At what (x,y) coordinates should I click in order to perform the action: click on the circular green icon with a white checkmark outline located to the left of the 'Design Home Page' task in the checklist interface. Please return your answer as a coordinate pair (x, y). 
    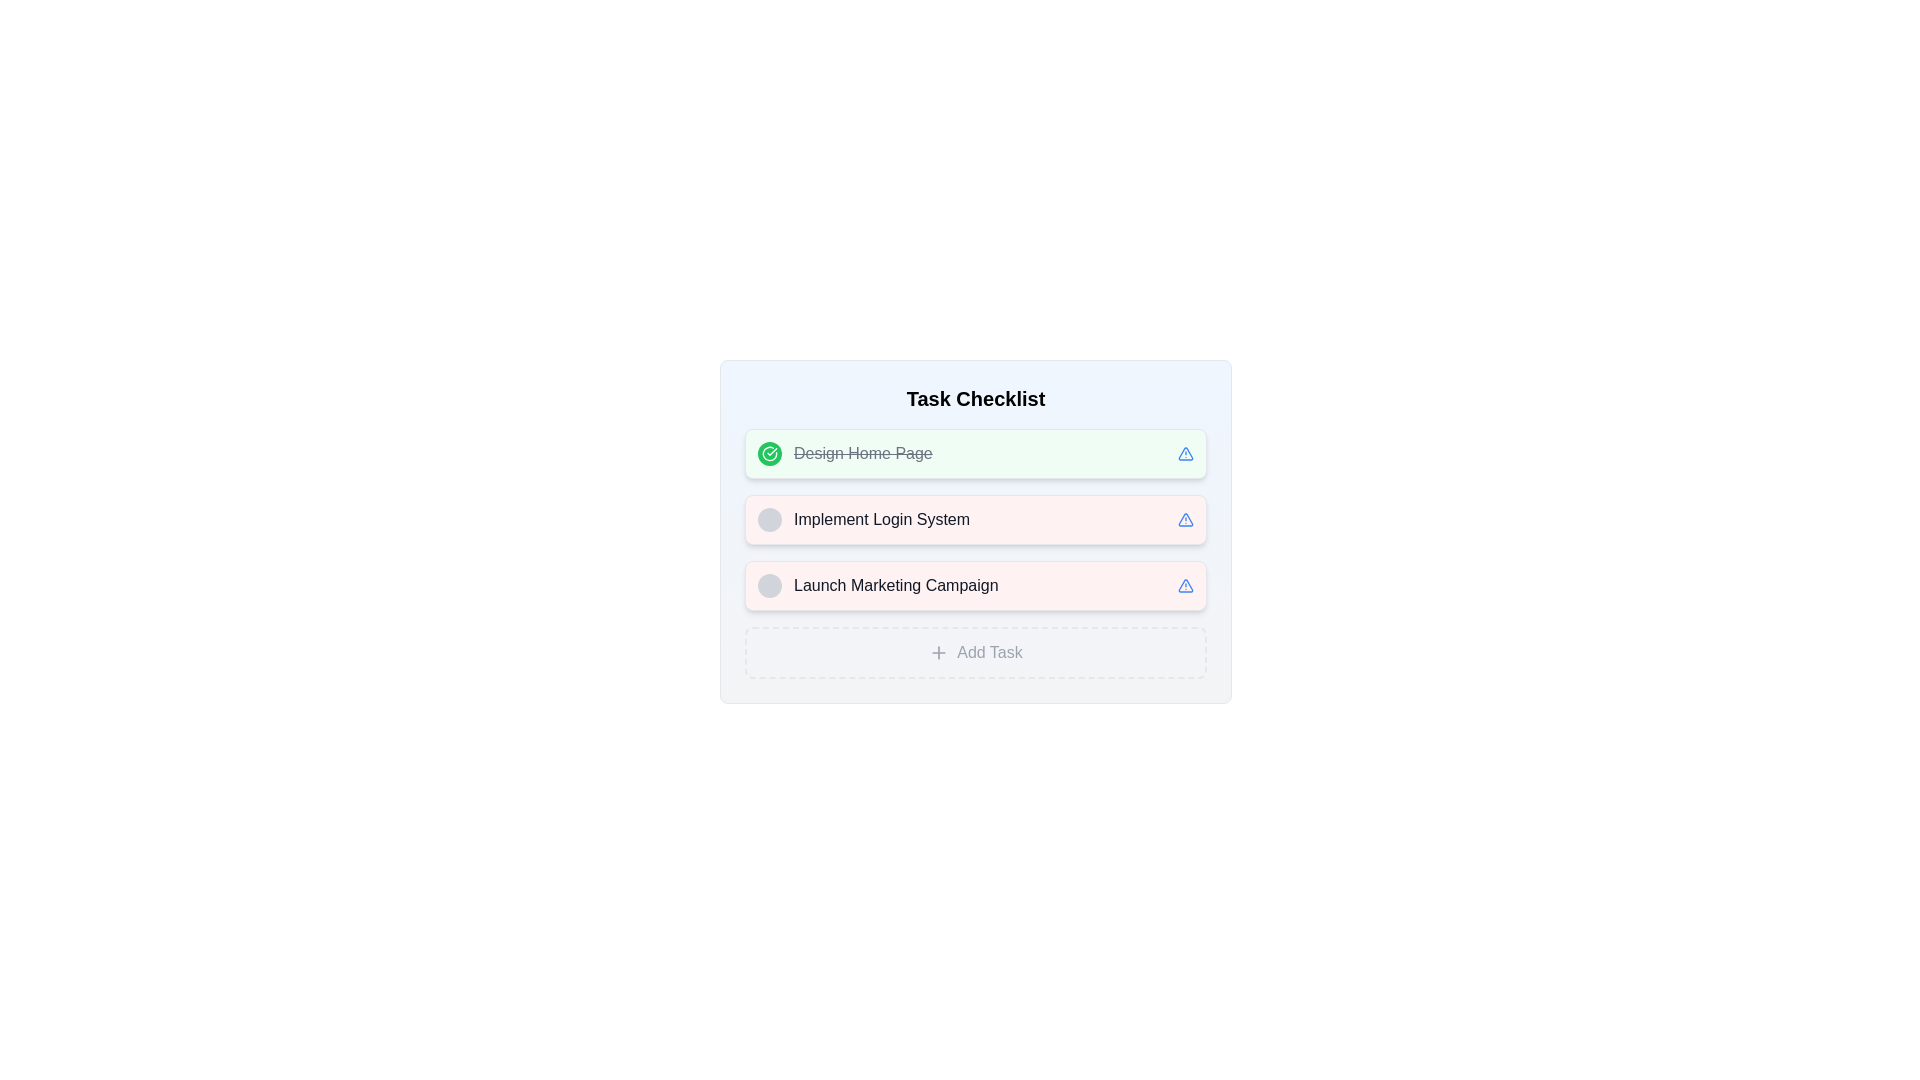
    Looking at the image, I should click on (768, 454).